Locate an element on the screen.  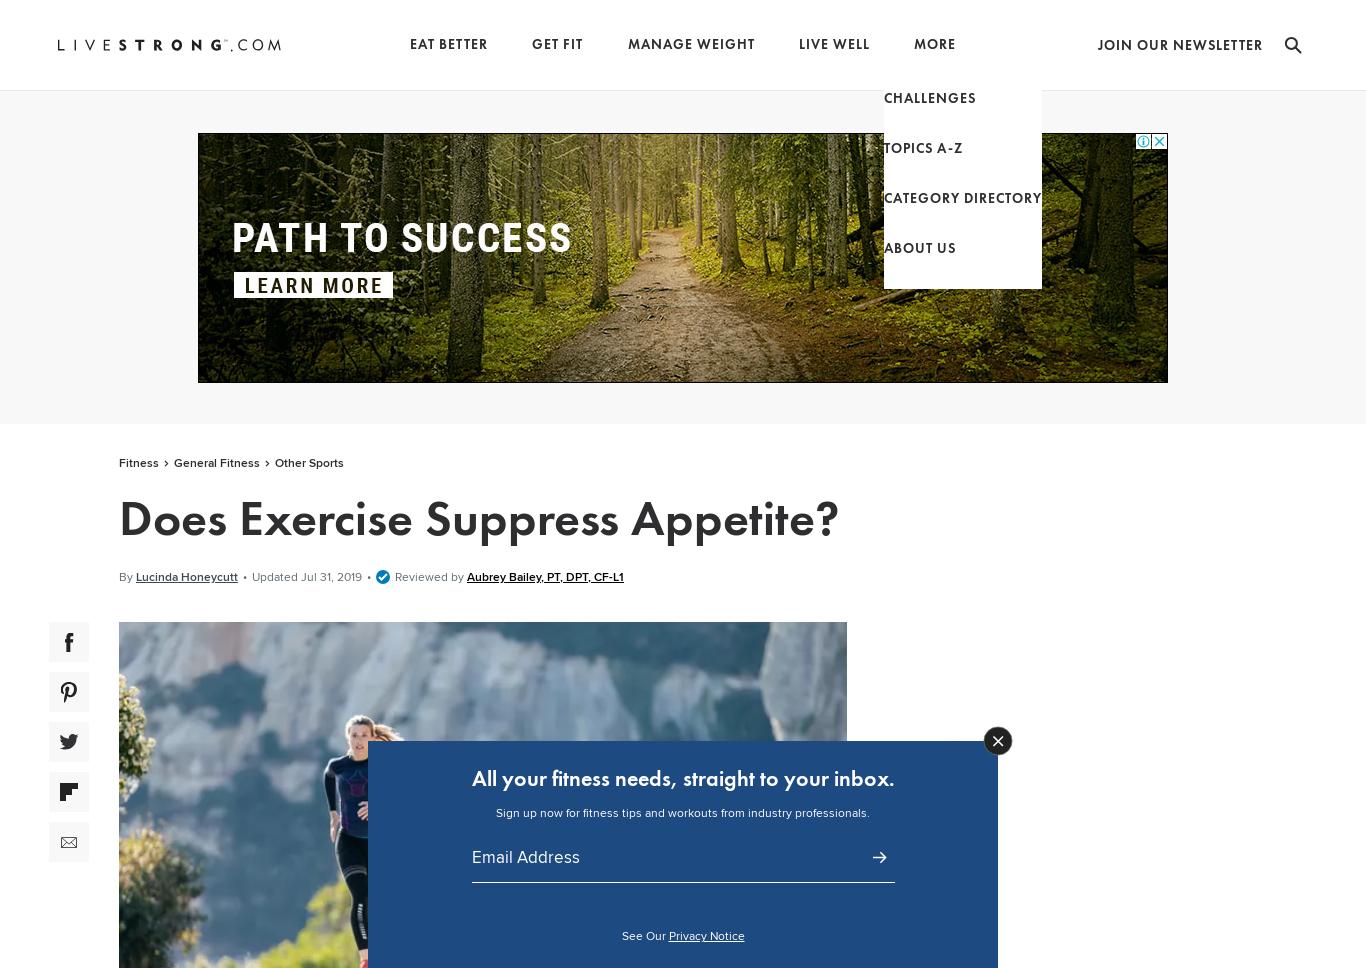
'Does Exercise Suppress Appetite?' is located at coordinates (479, 522).